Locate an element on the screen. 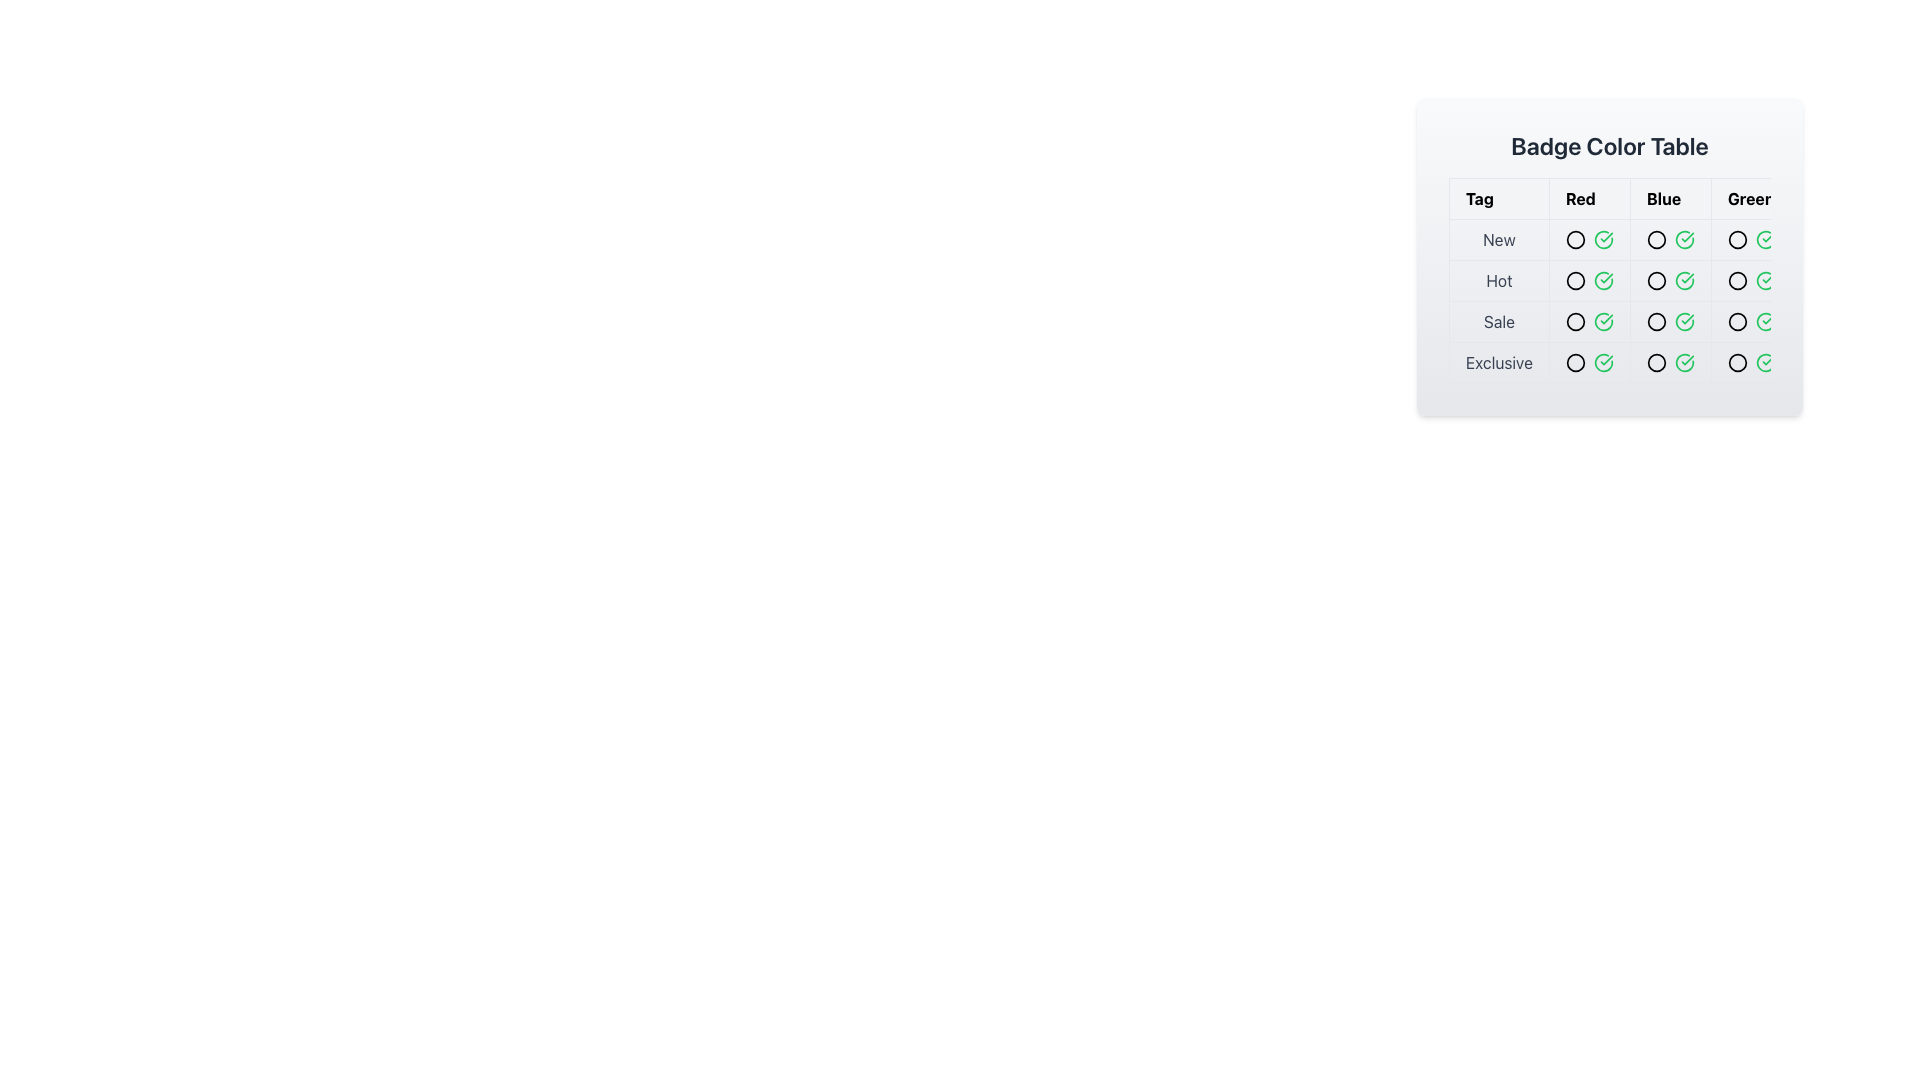 The height and width of the screenshot is (1080, 1920). the Icon that indicates the status for the 'Exclusive' category in the 'Blue' column, which is the second element from the left in the 'Exclusive' row of the table is located at coordinates (1662, 362).